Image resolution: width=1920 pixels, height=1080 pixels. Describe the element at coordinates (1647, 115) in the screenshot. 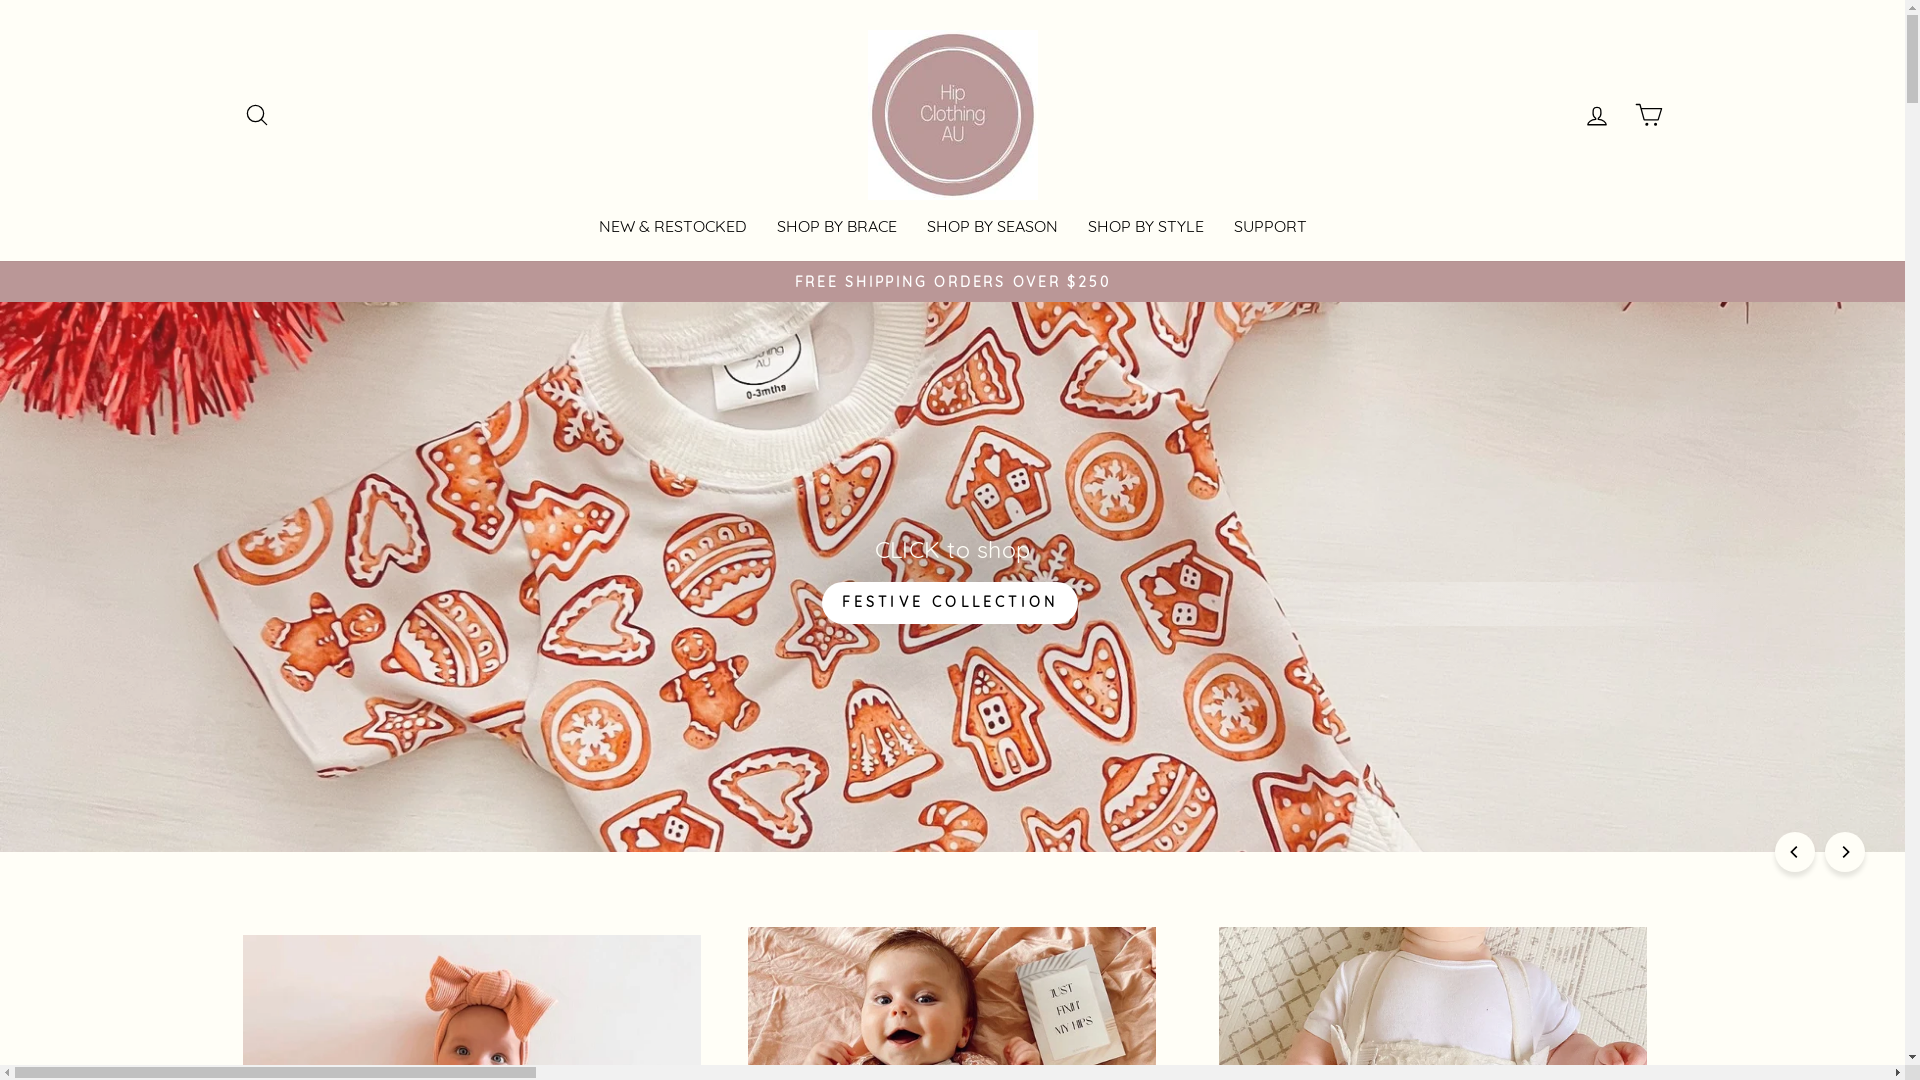

I see `'CART'` at that location.